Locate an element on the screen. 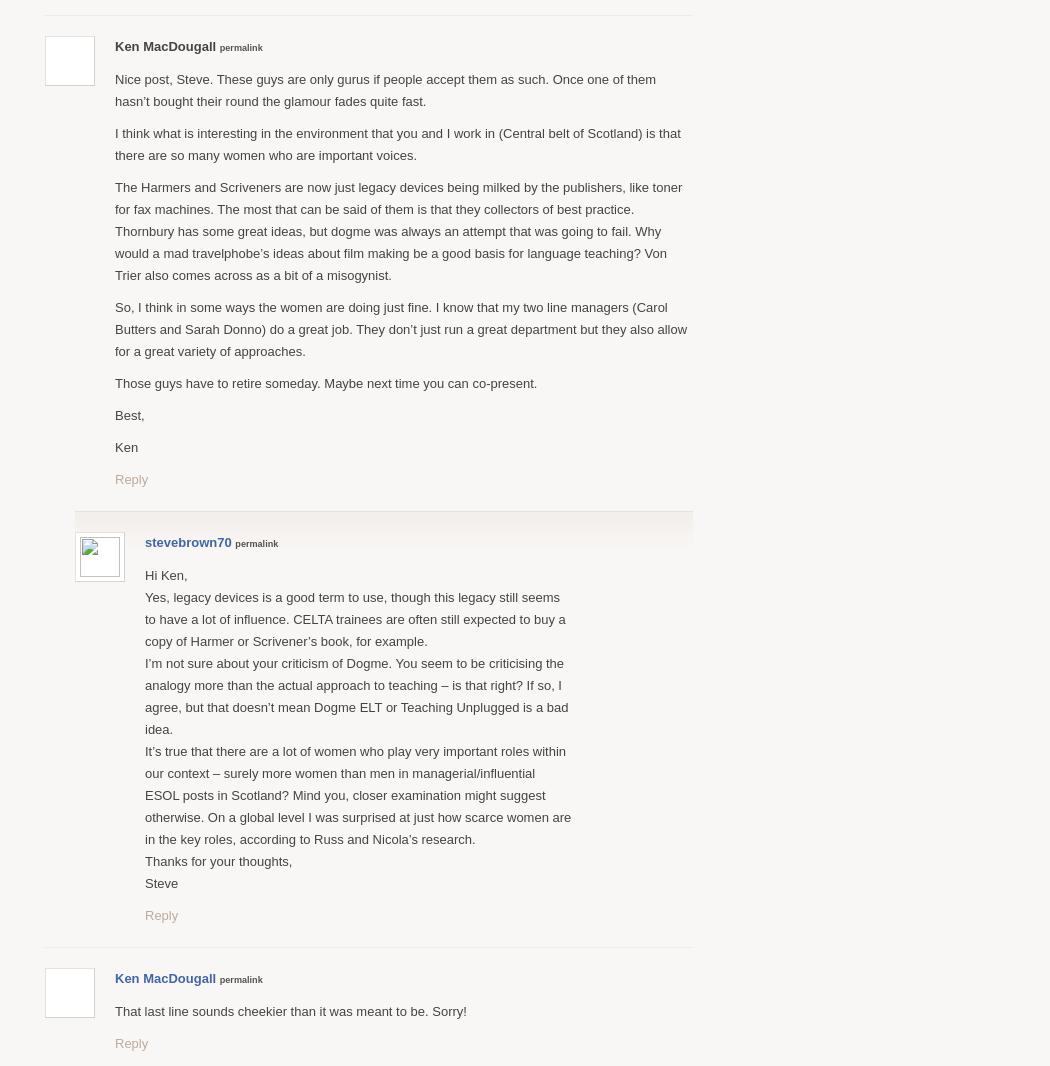 Image resolution: width=1050 pixels, height=1066 pixels. 'Ken' is located at coordinates (125, 446).